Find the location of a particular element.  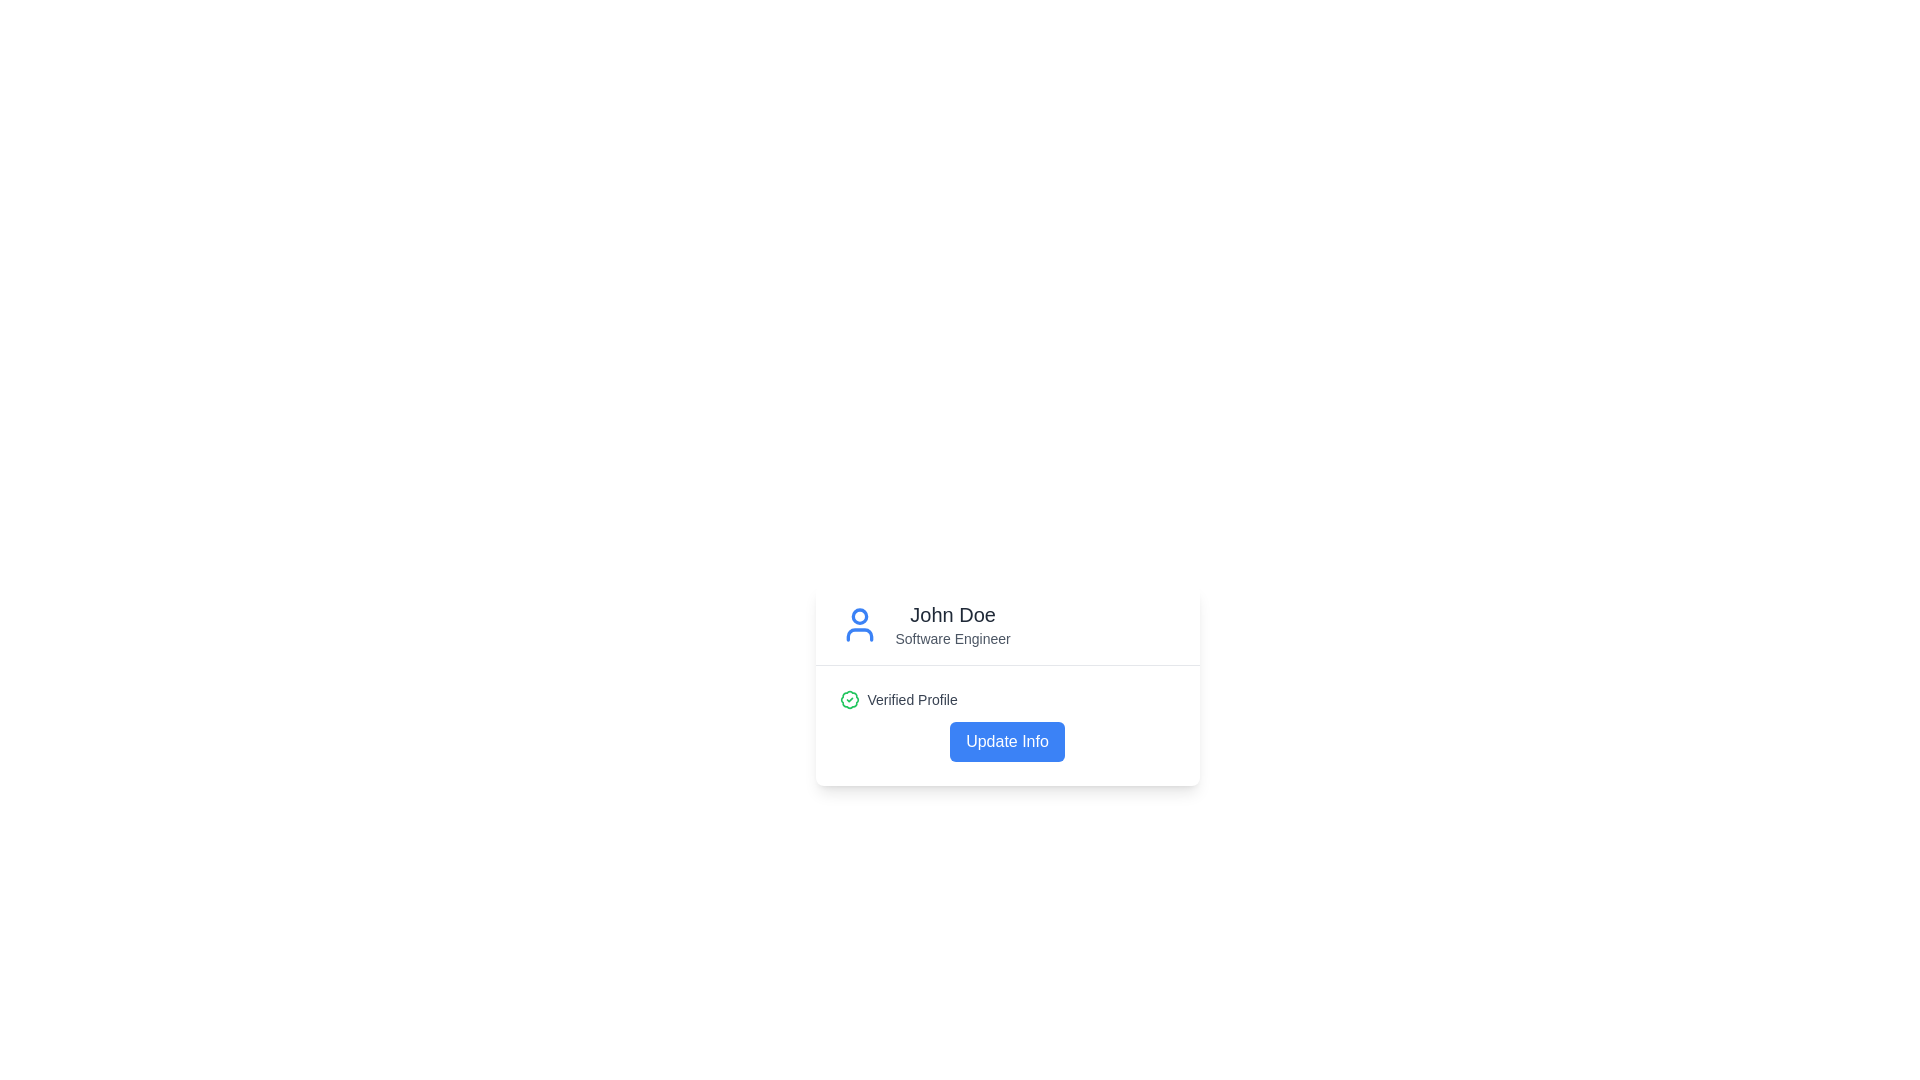

the bottom half of the user avatar icon, which is styled with a blue outline and positioned below the circular head in the SVG representation is located at coordinates (859, 635).